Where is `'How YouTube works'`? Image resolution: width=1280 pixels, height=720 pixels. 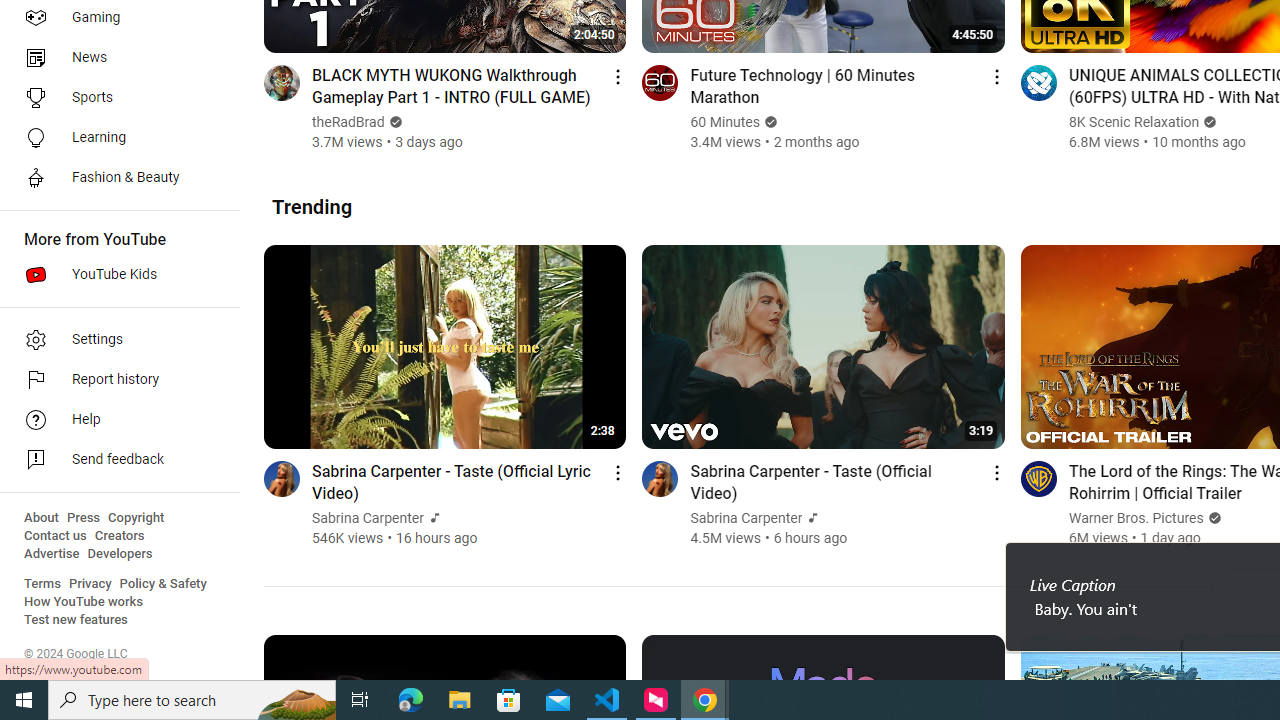 'How YouTube works' is located at coordinates (82, 601).